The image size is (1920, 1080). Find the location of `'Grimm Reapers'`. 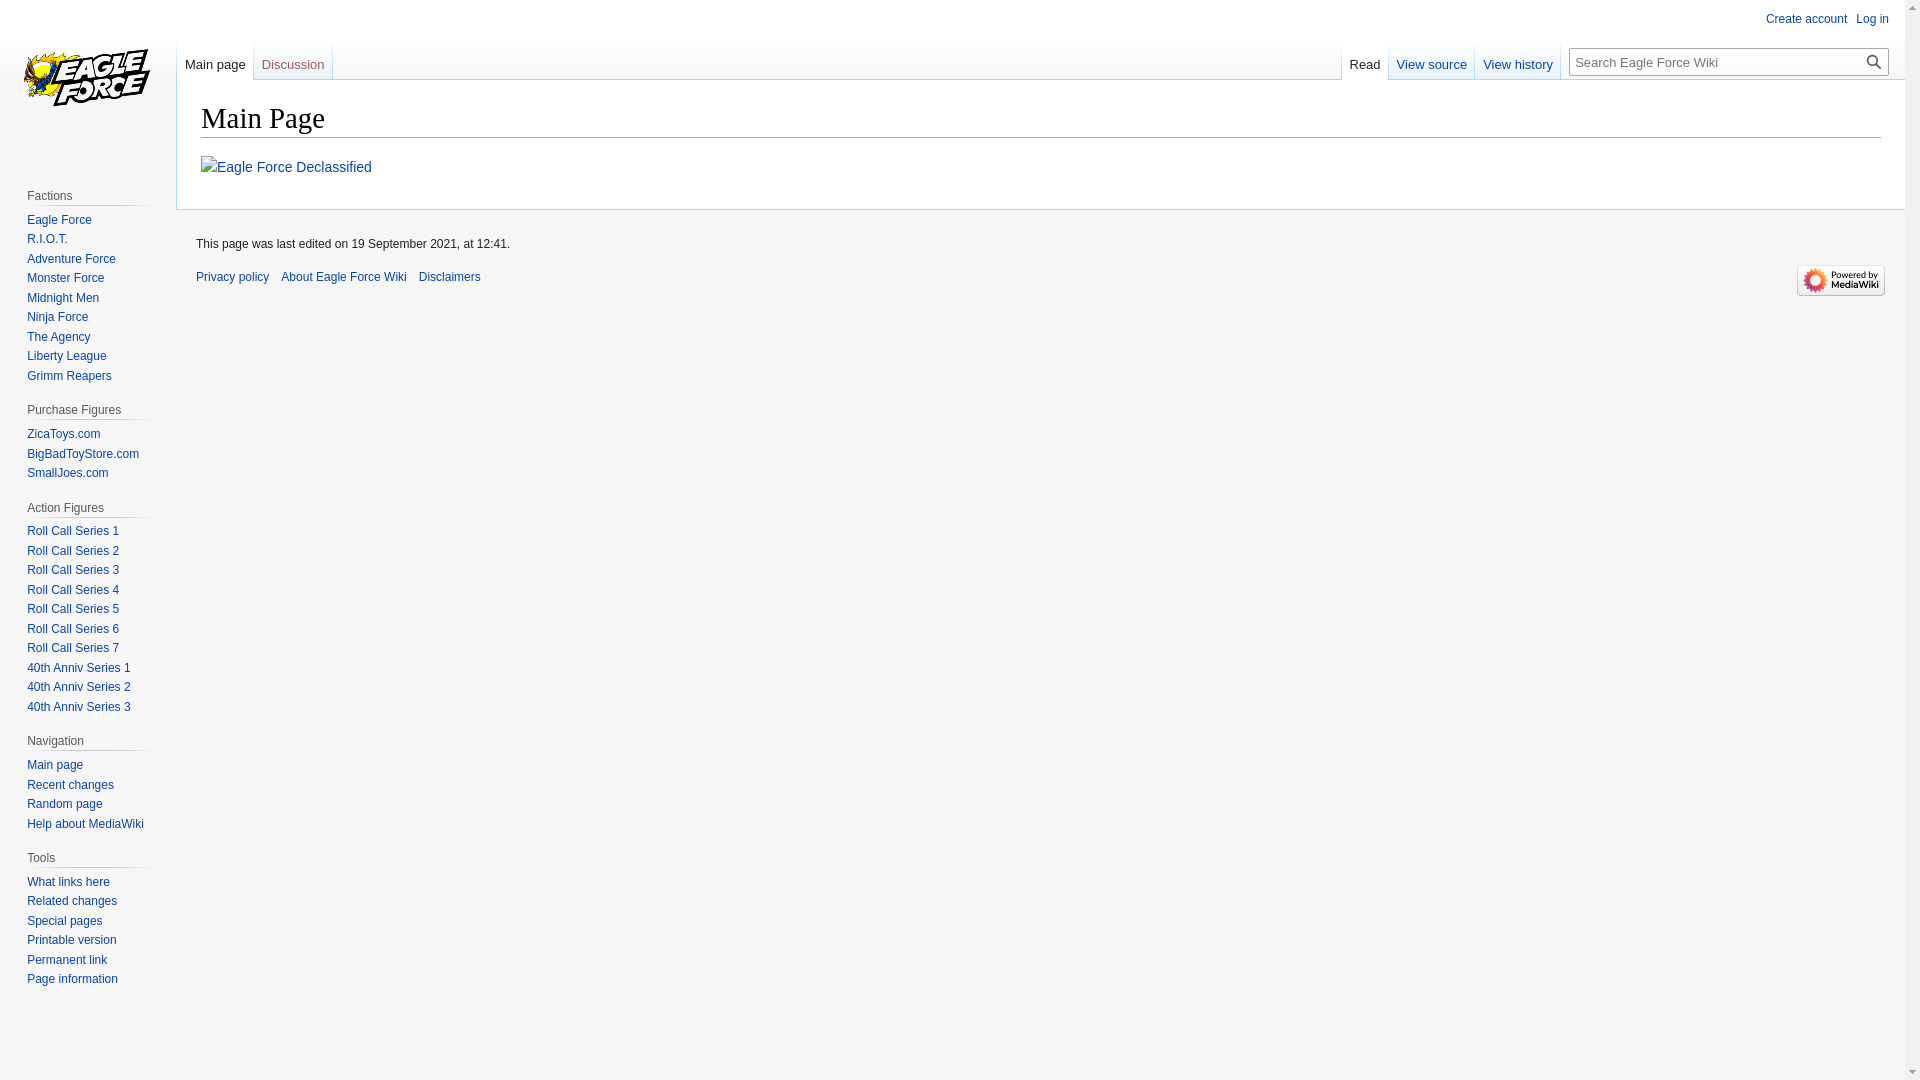

'Grimm Reapers' is located at coordinates (69, 375).